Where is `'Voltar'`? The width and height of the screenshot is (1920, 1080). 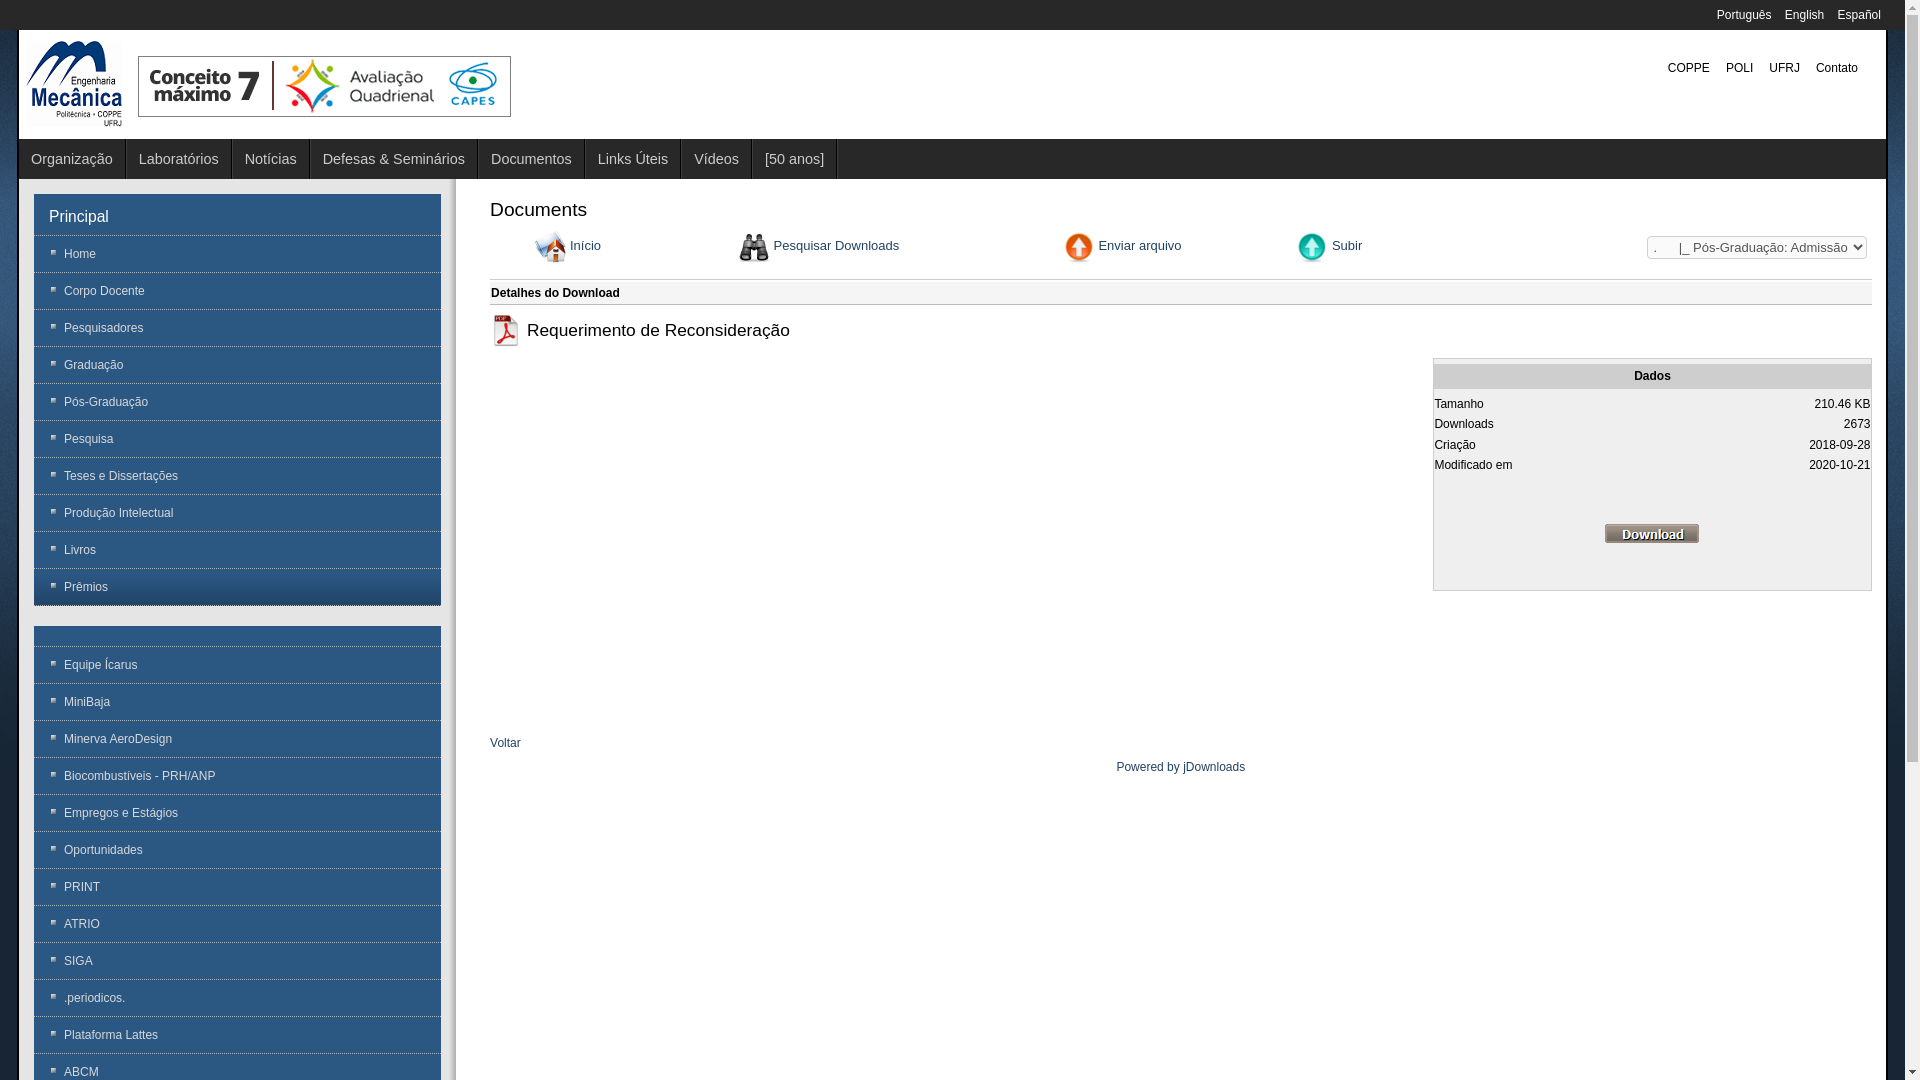
'Voltar' is located at coordinates (505, 743).